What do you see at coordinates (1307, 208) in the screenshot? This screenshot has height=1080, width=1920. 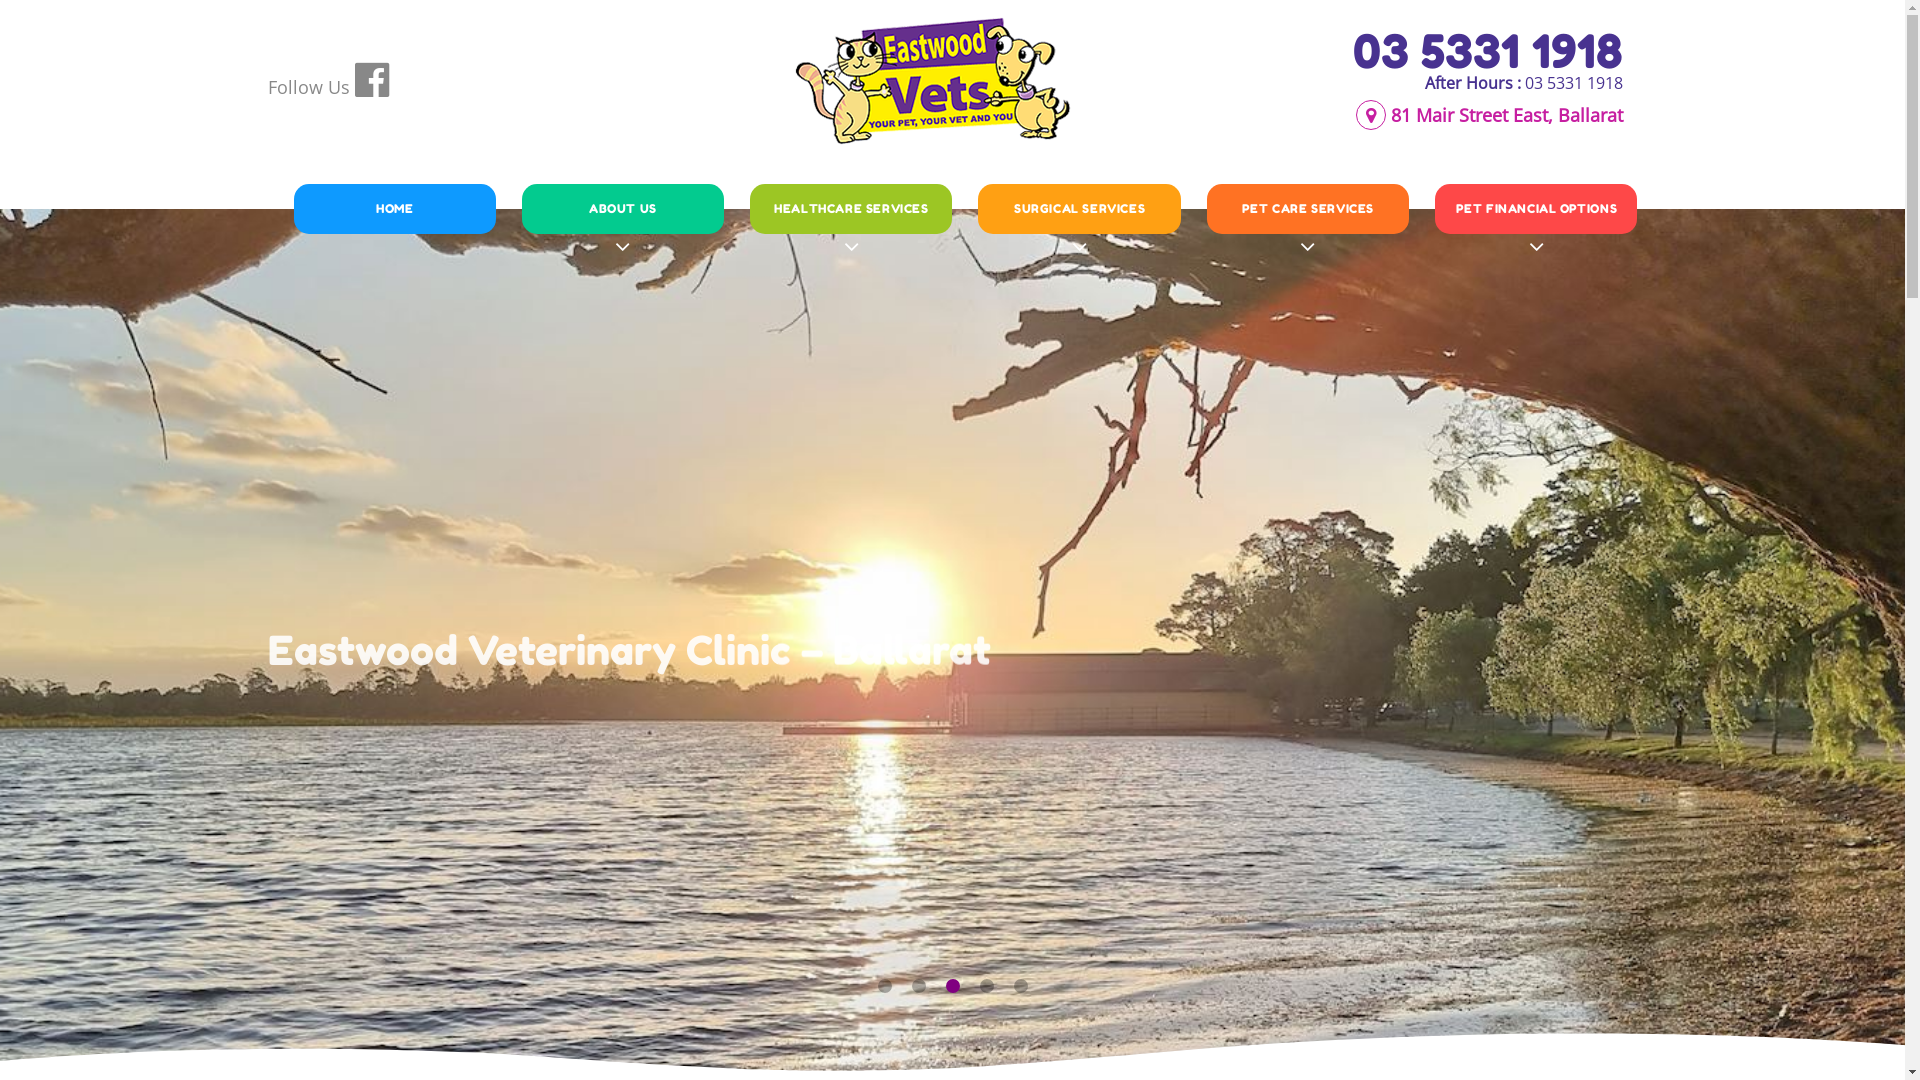 I see `'PET CARE SERVICES'` at bounding box center [1307, 208].